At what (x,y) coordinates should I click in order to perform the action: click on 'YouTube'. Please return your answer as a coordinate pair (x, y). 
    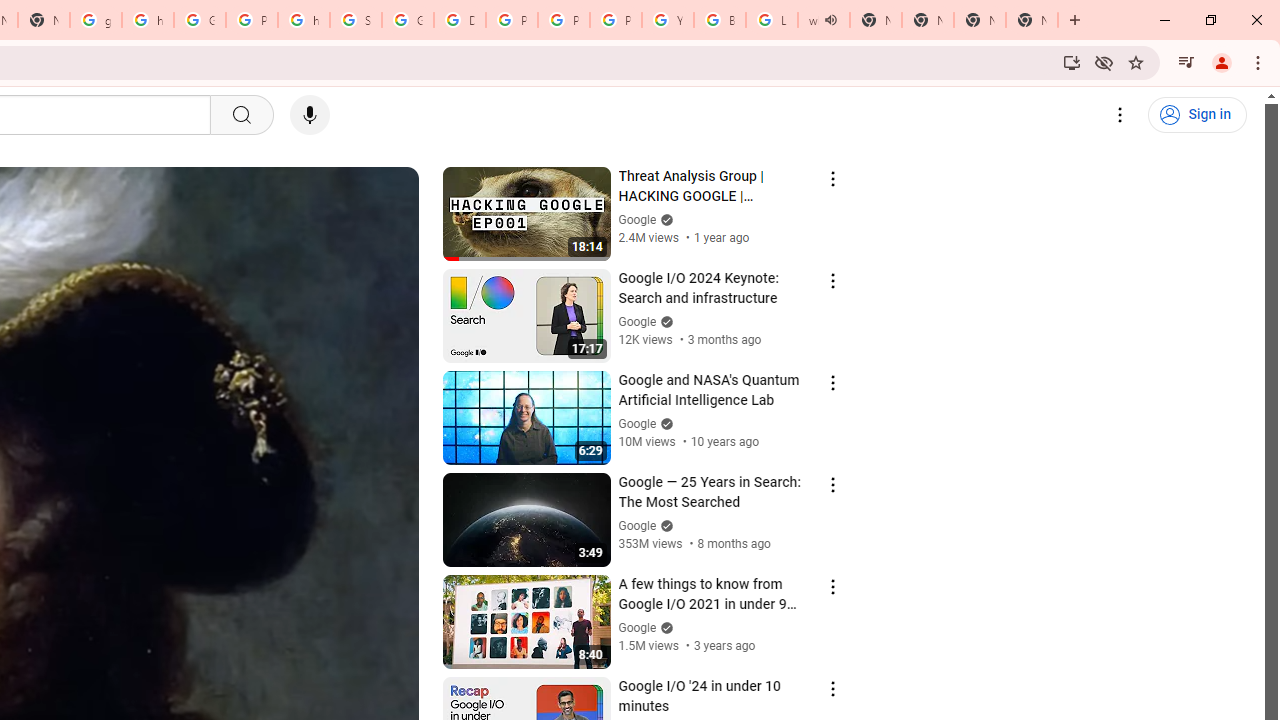
    Looking at the image, I should click on (668, 20).